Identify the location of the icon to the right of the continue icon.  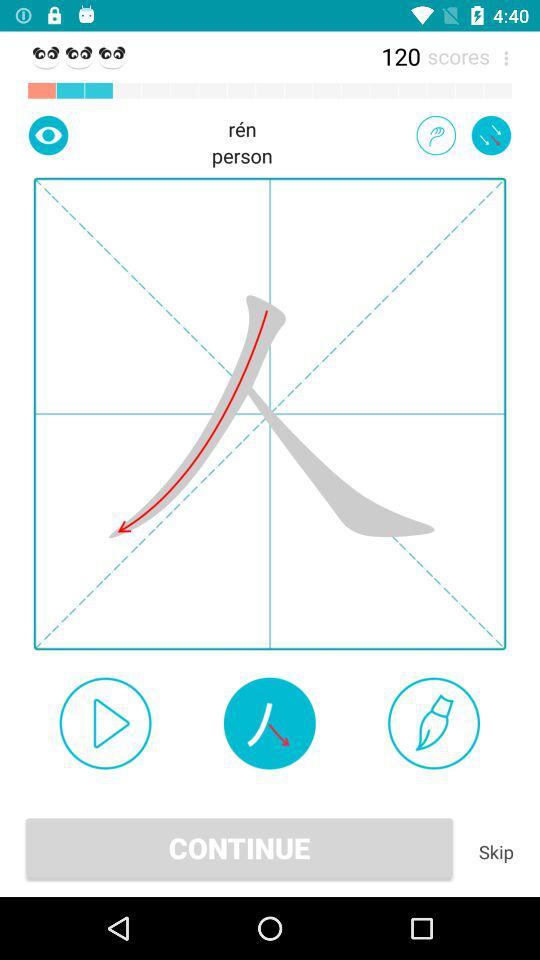
(495, 851).